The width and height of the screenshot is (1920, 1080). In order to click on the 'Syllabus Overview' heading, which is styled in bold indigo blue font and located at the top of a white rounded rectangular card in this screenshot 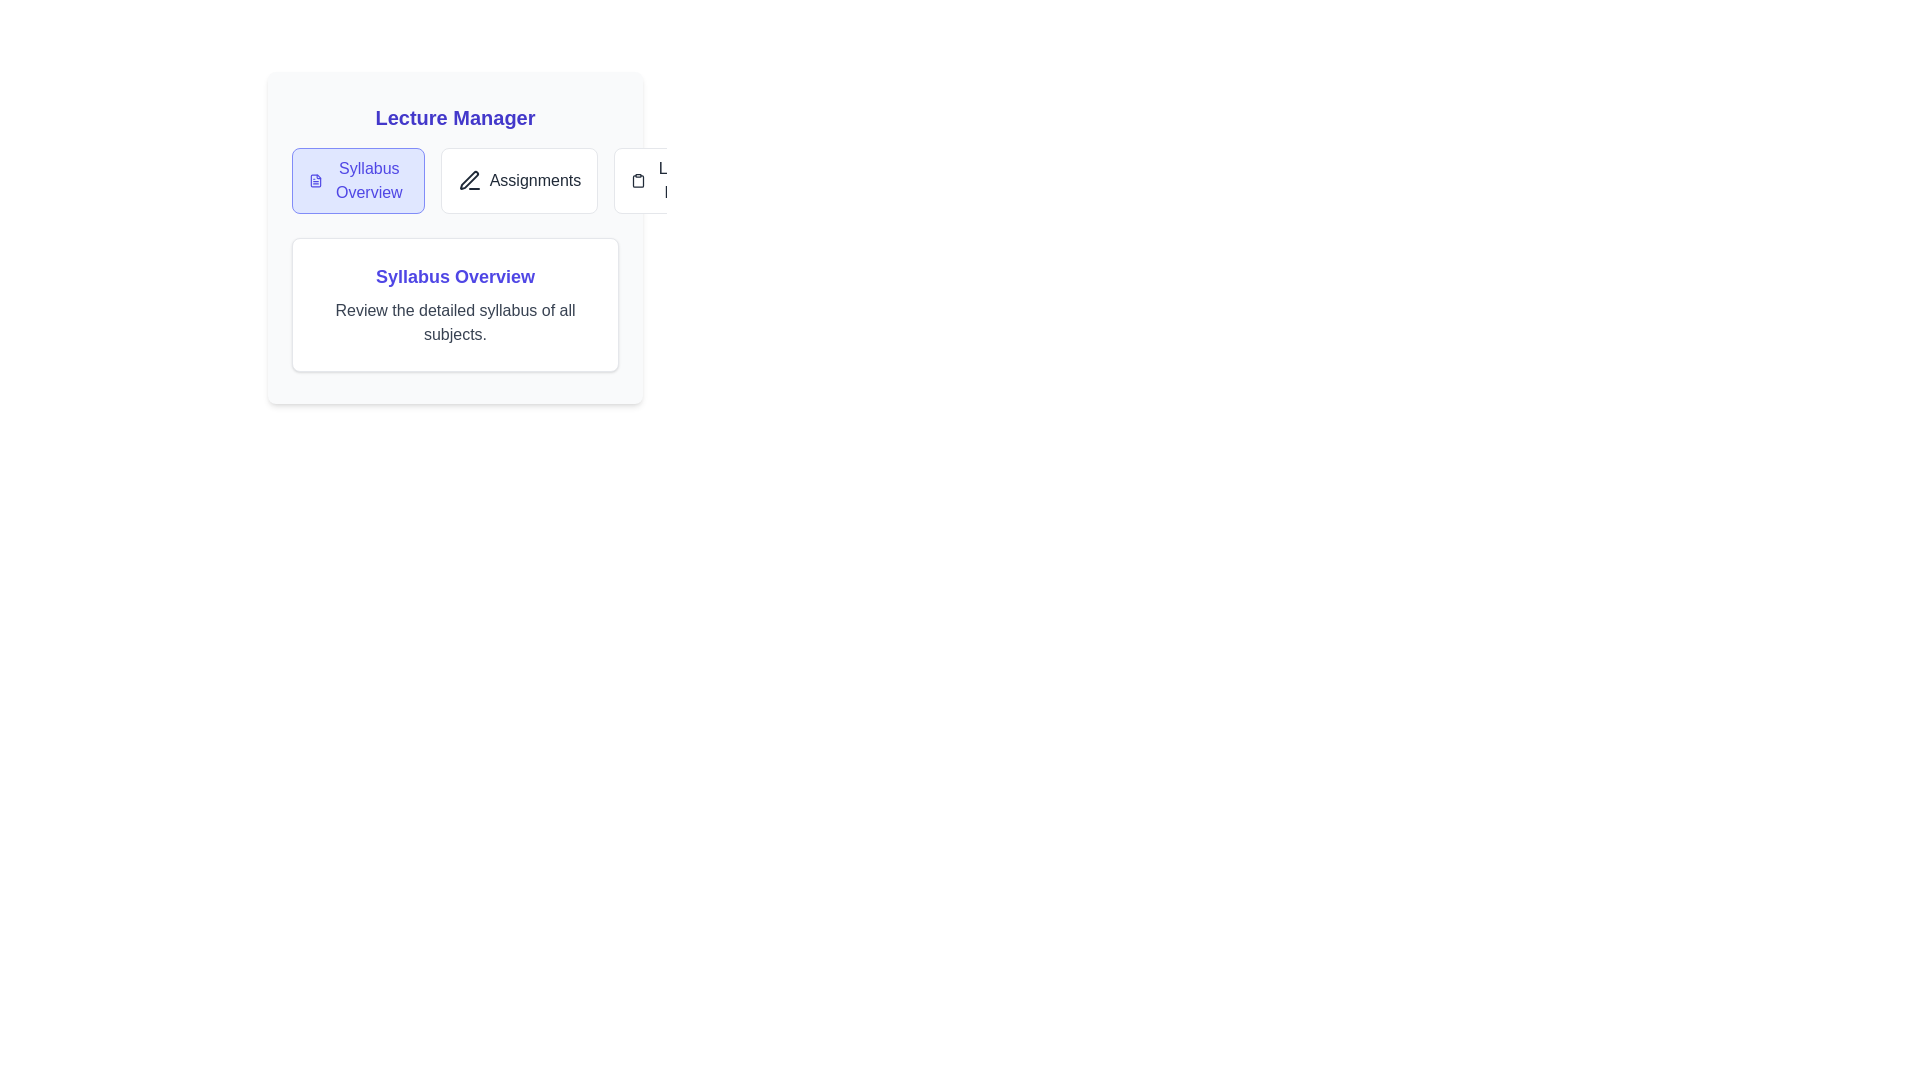, I will do `click(454, 277)`.